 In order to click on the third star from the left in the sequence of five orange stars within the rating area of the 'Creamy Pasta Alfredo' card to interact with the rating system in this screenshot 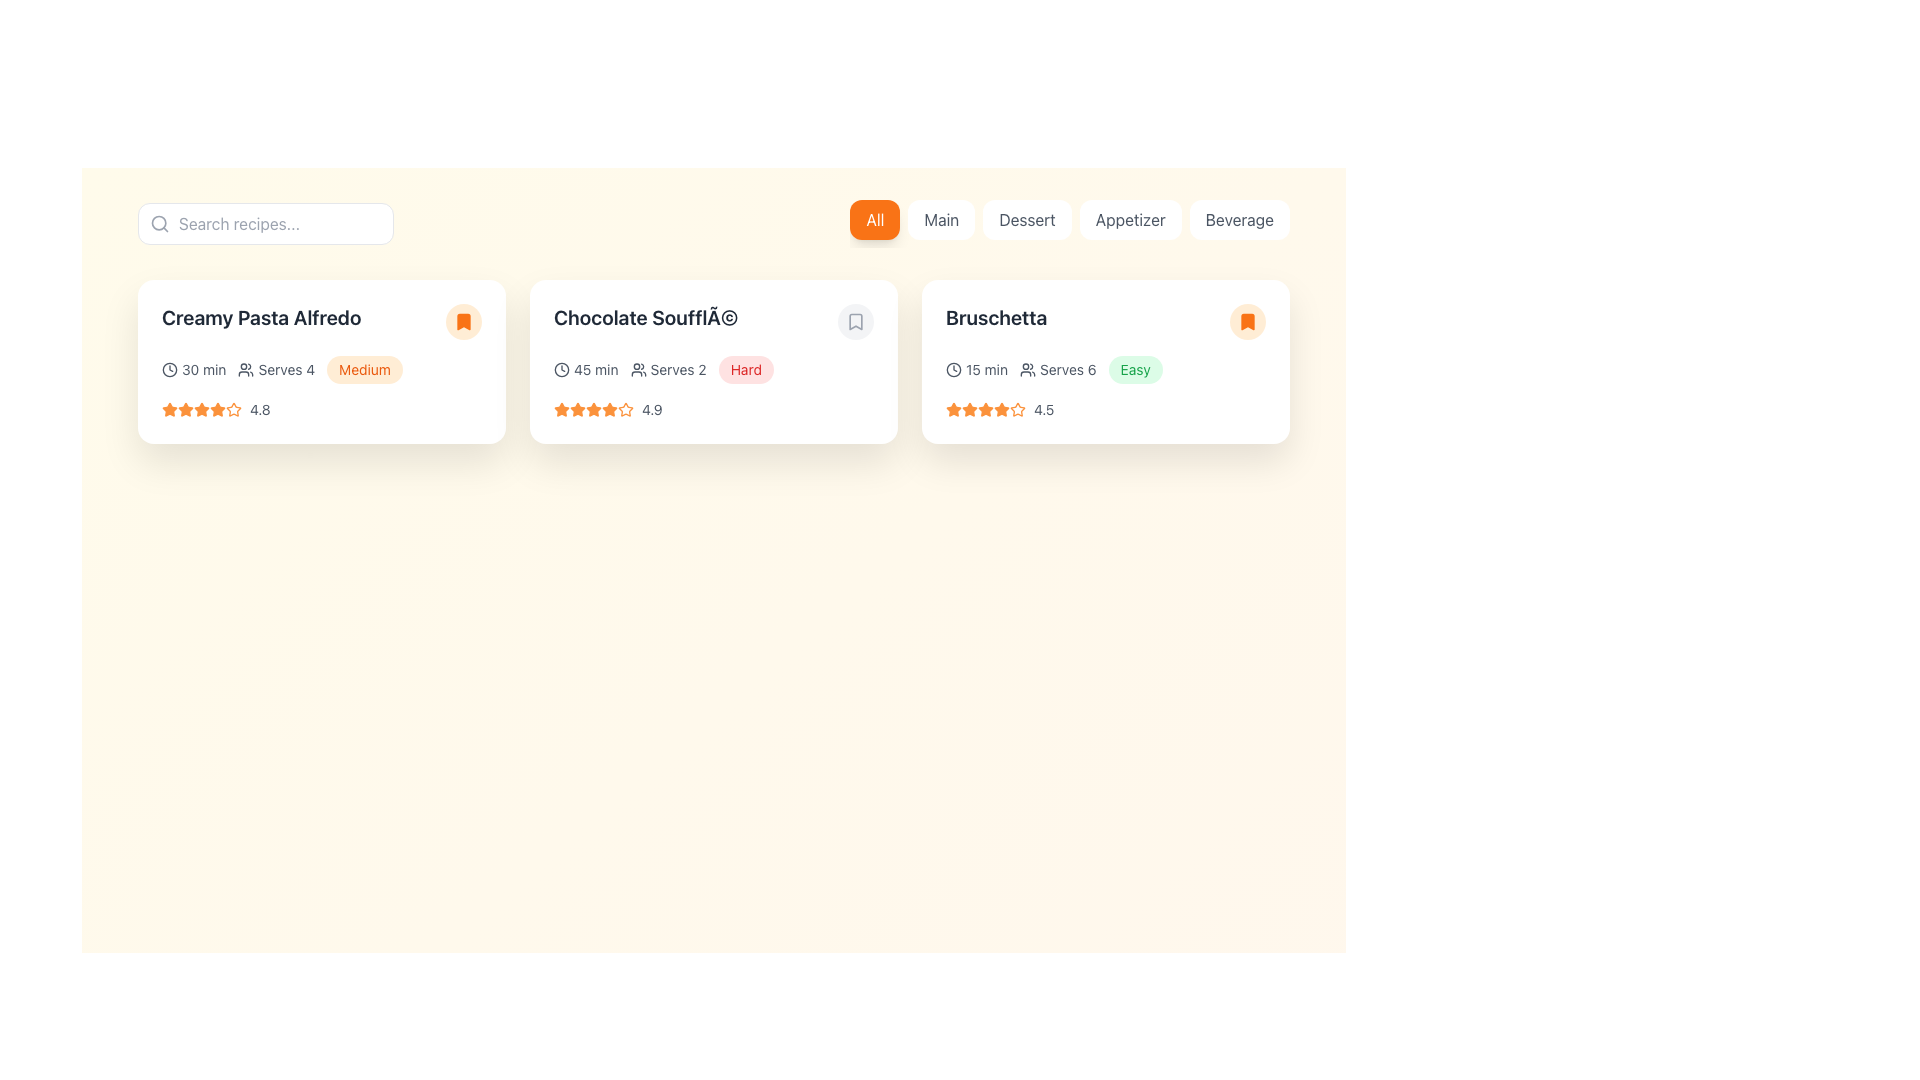, I will do `click(201, 408)`.